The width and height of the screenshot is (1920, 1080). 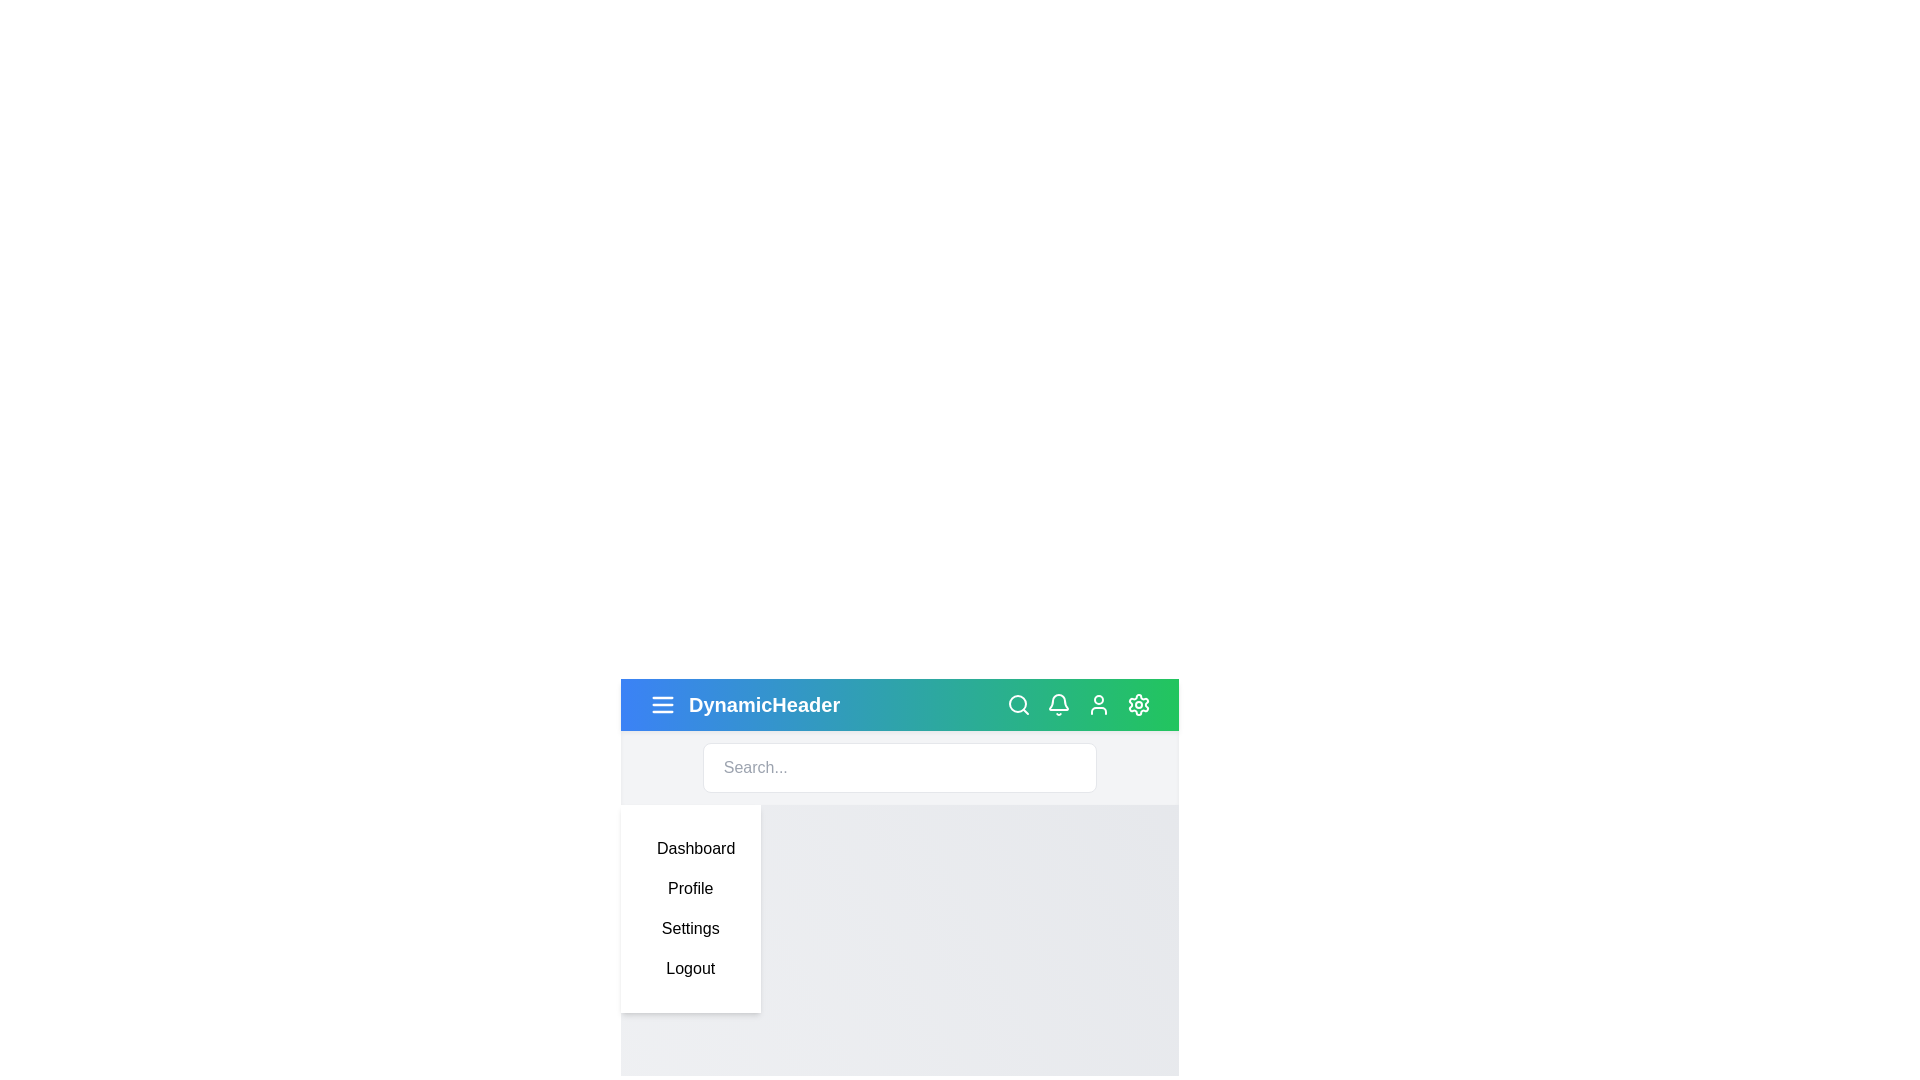 I want to click on the search bar and type the text 'example', so click(x=899, y=766).